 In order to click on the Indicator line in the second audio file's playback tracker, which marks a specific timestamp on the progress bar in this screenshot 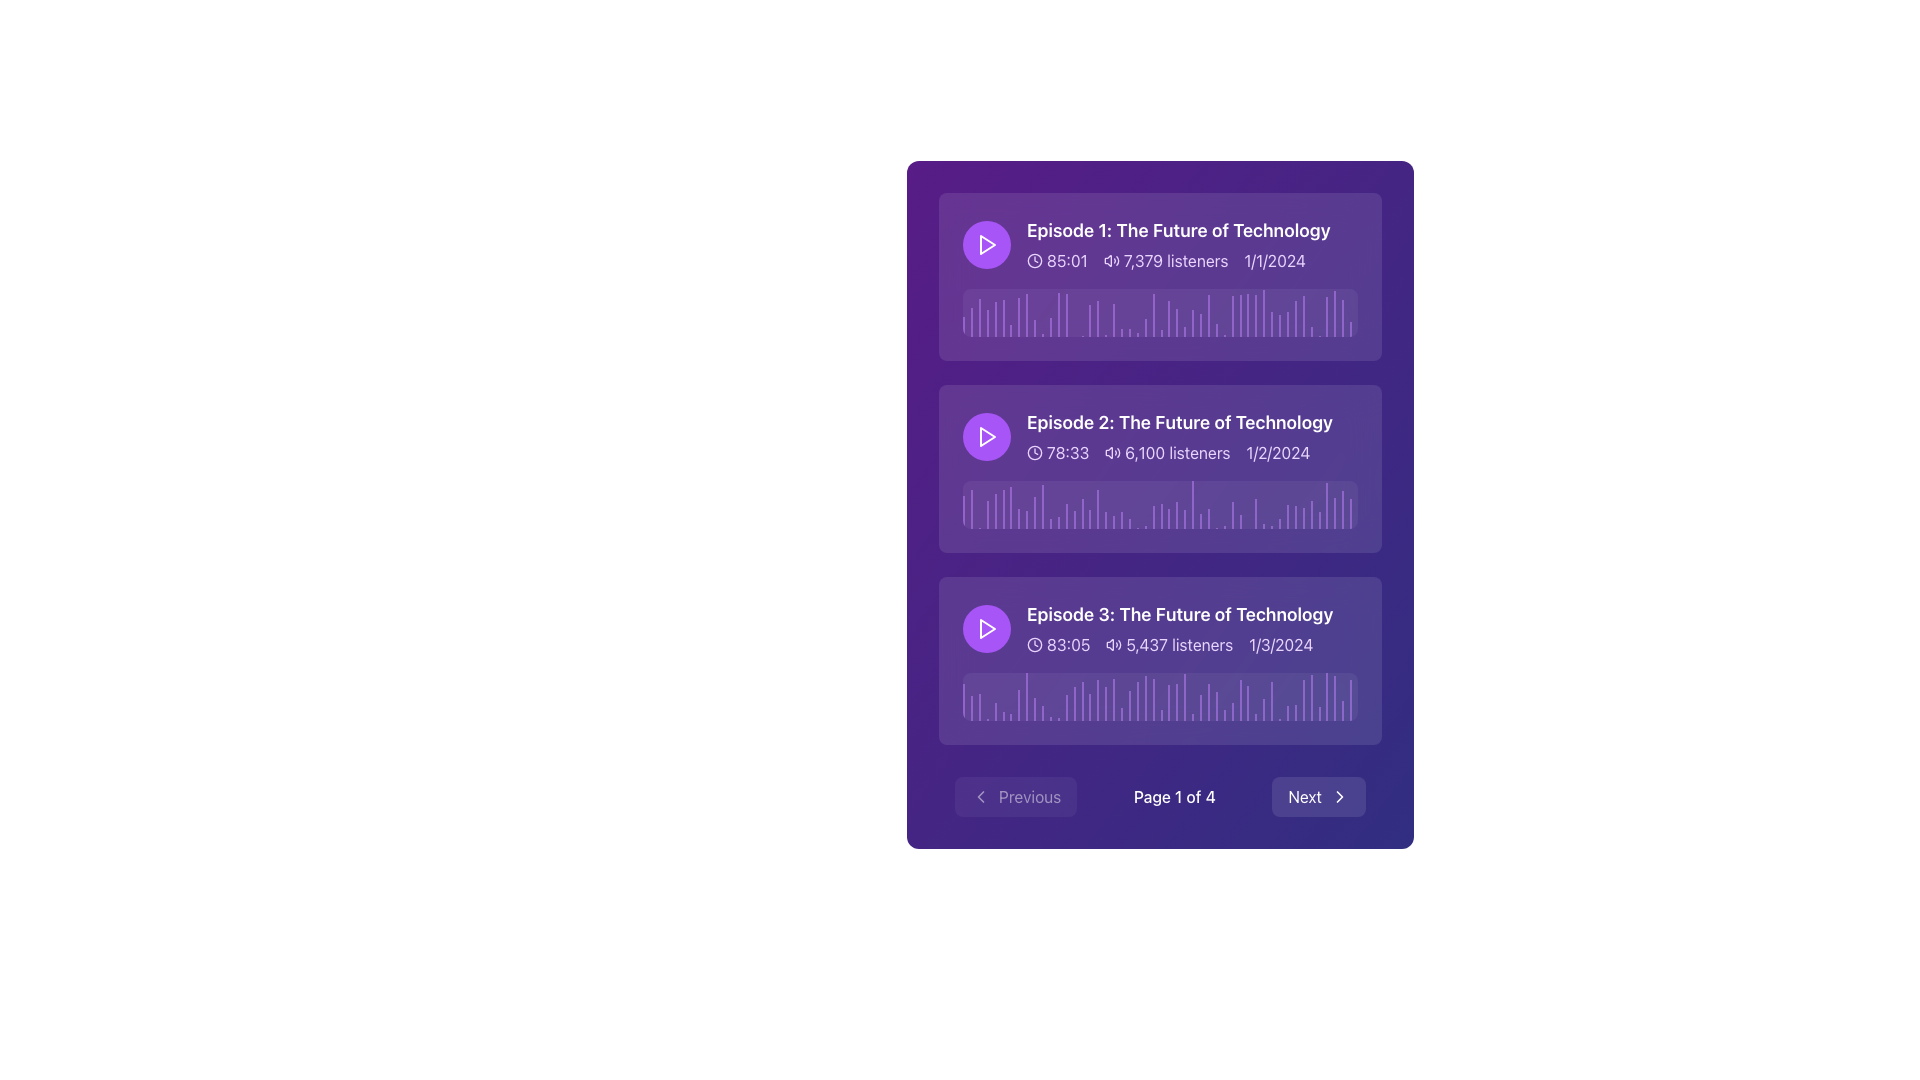, I will do `click(1011, 507)`.